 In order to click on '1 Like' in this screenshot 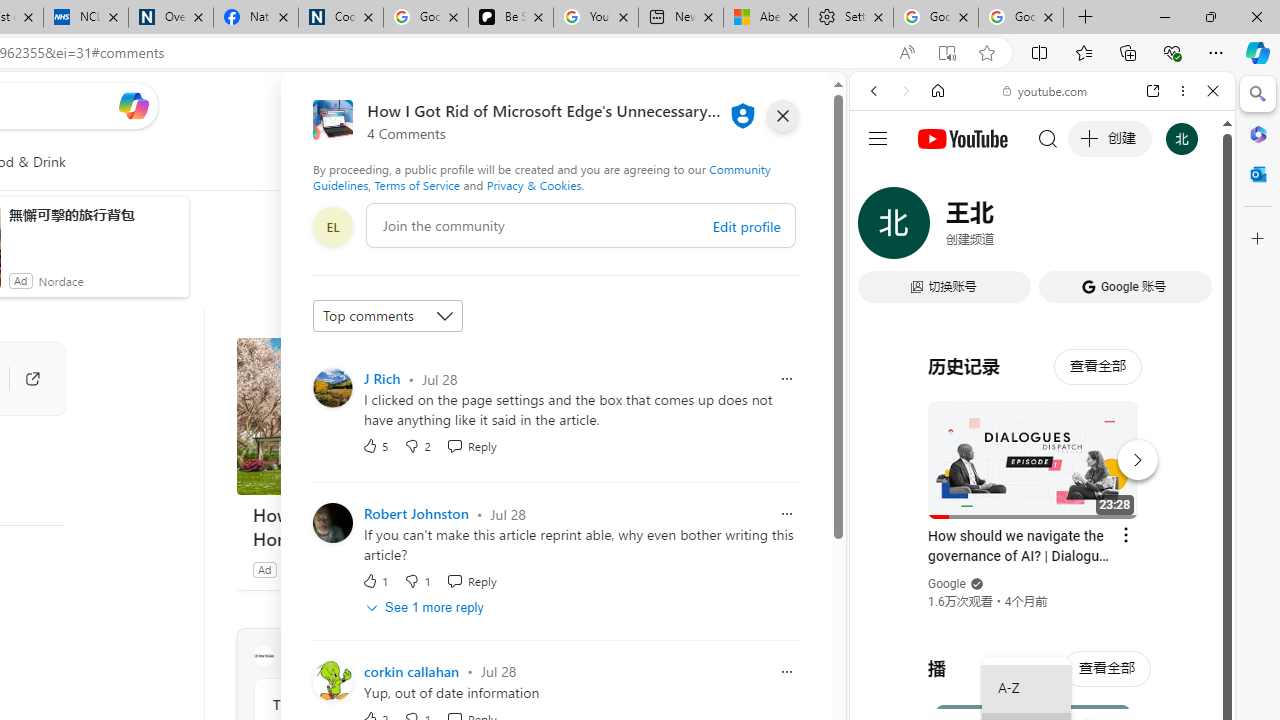, I will do `click(375, 581)`.